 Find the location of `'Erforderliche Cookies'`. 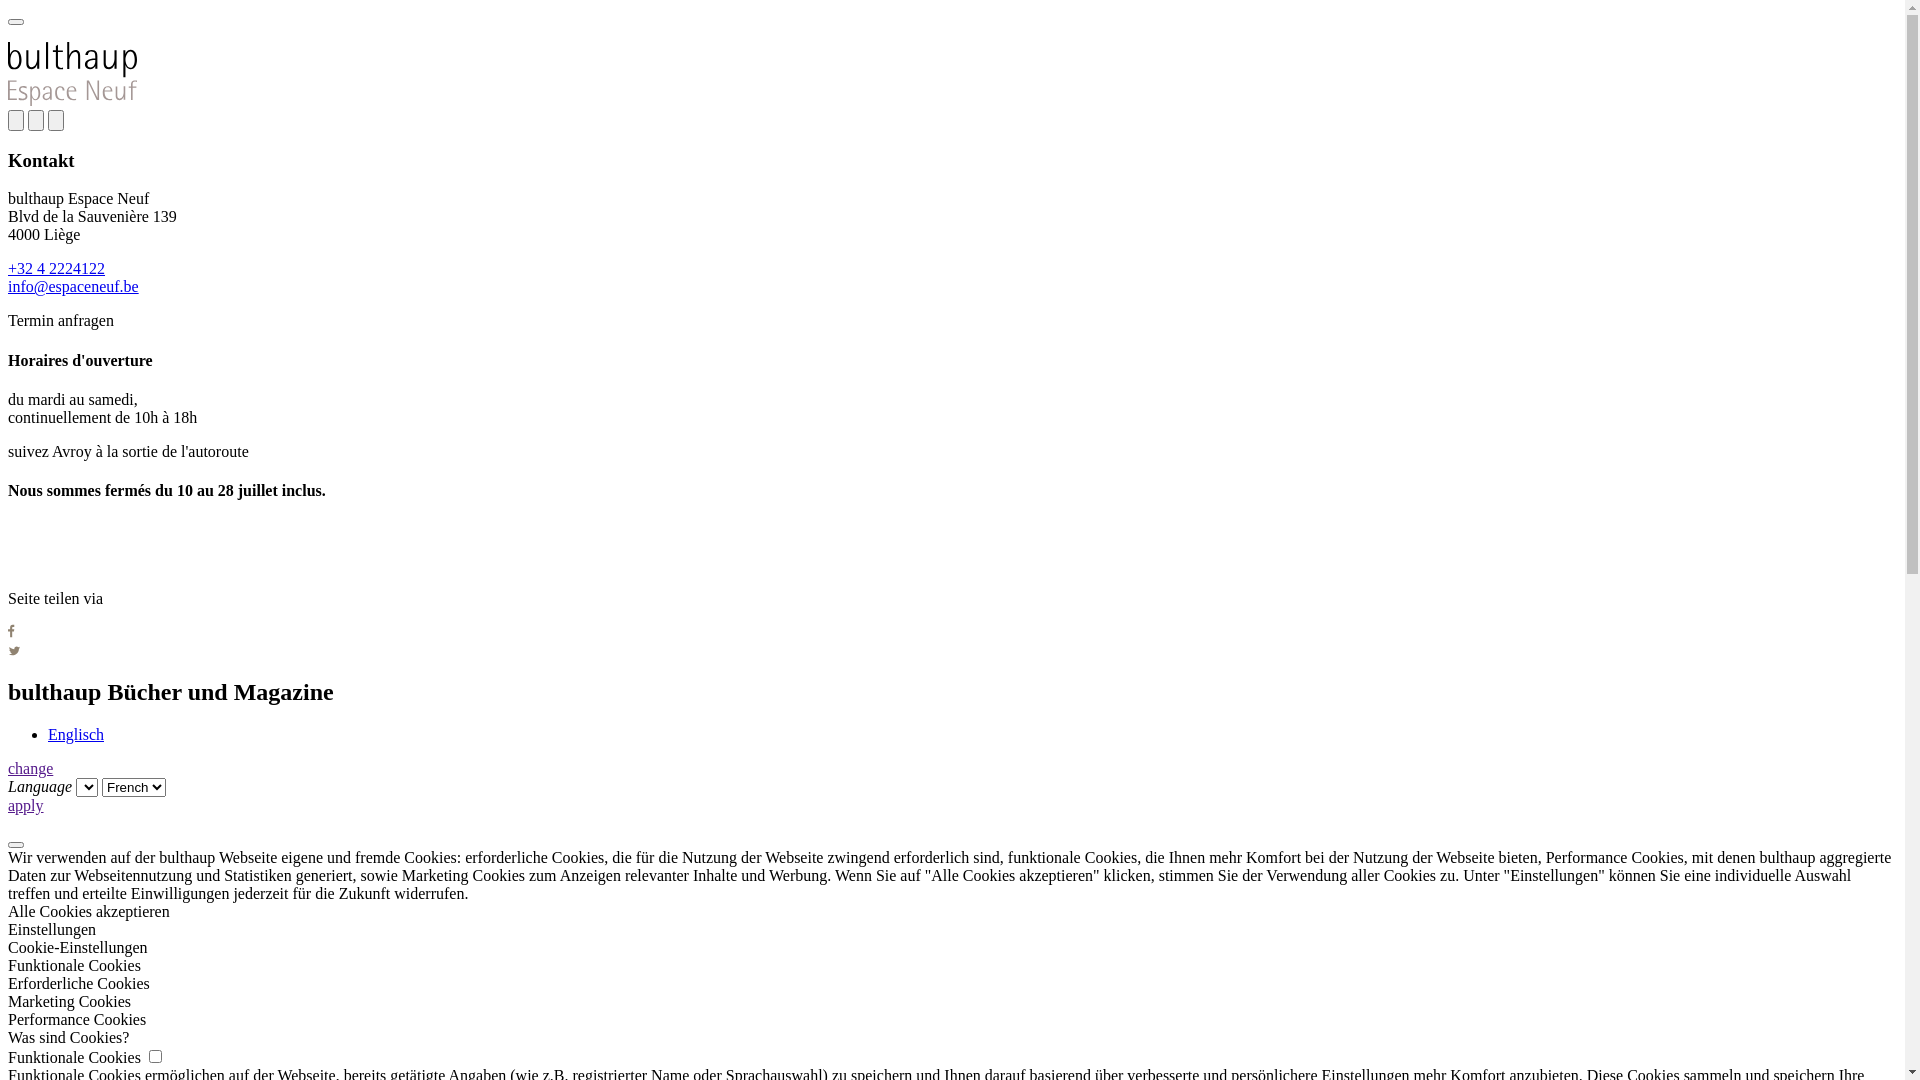

'Erforderliche Cookies' is located at coordinates (951, 982).